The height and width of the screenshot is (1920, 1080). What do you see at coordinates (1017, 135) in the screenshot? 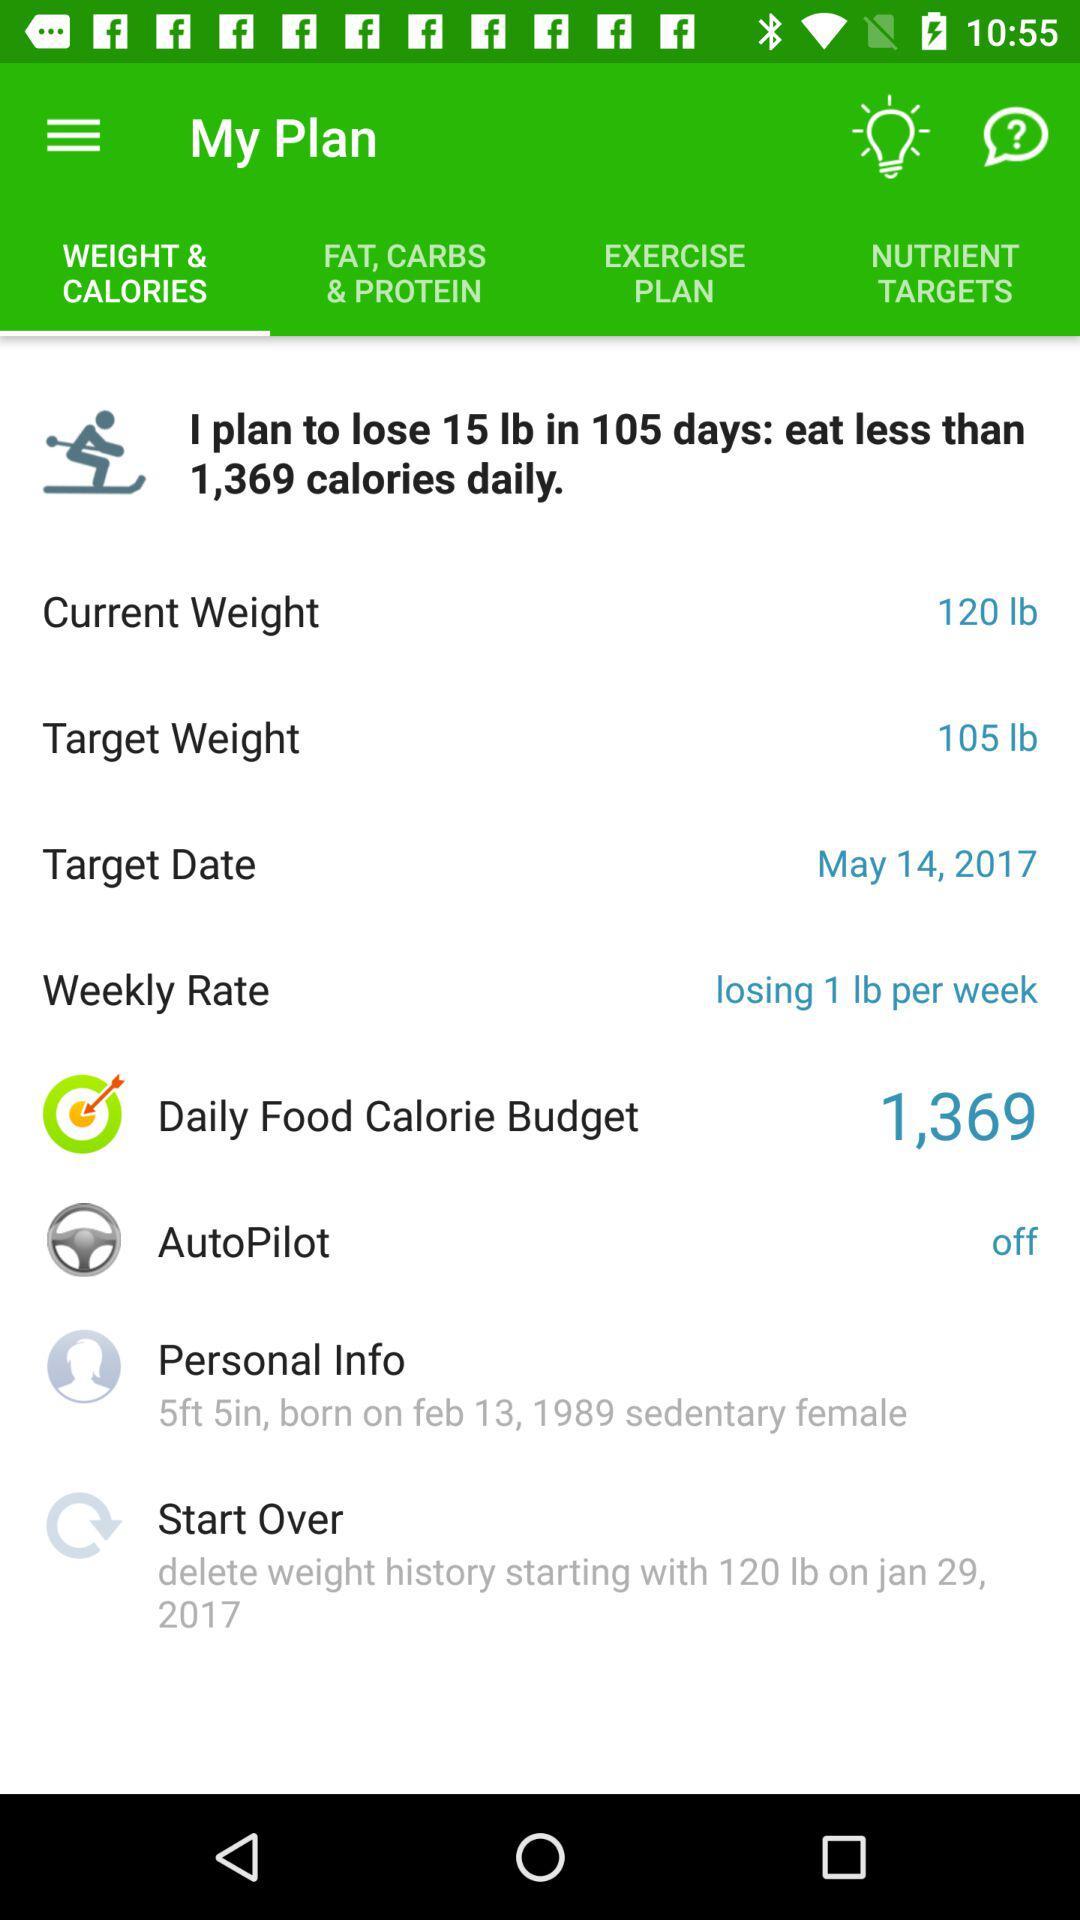
I see `the item above the nutrient` at bounding box center [1017, 135].